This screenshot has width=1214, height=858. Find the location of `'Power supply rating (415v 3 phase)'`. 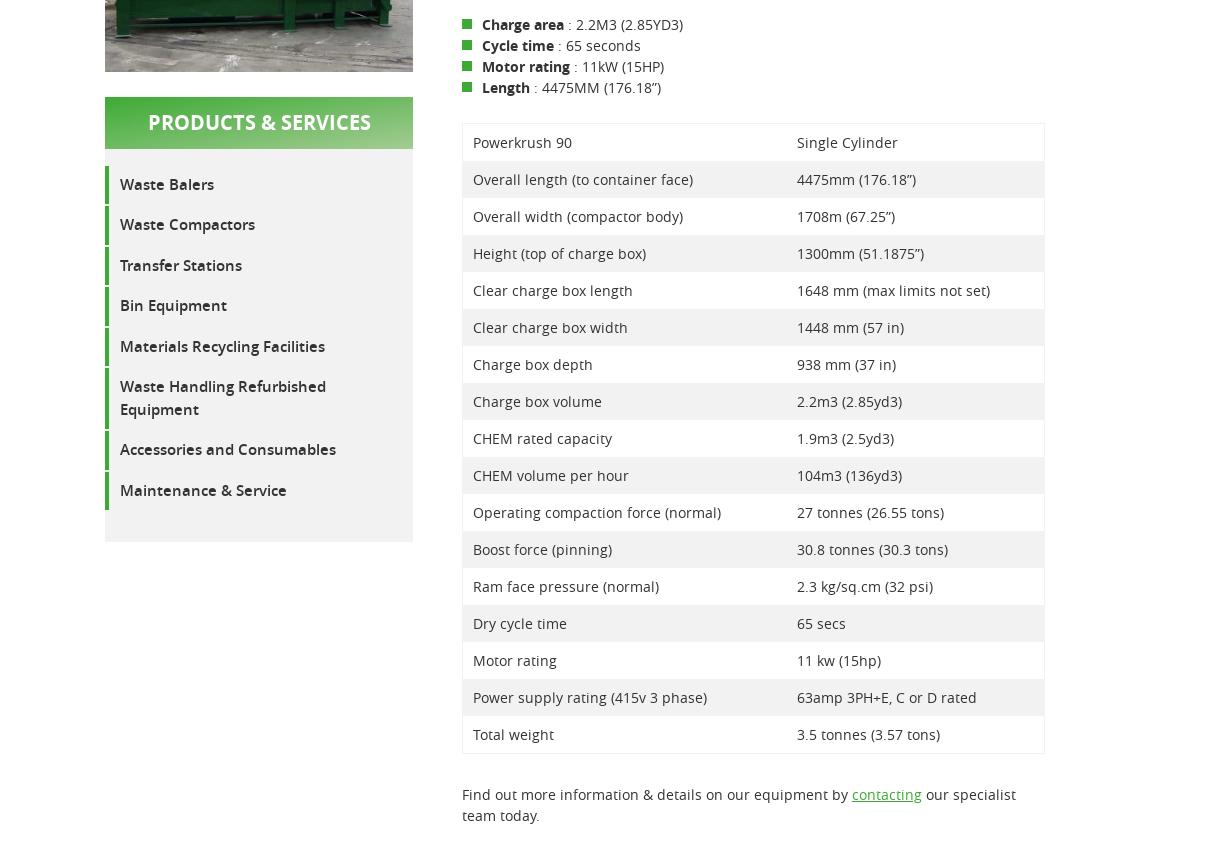

'Power supply rating (415v 3 phase)' is located at coordinates (472, 696).